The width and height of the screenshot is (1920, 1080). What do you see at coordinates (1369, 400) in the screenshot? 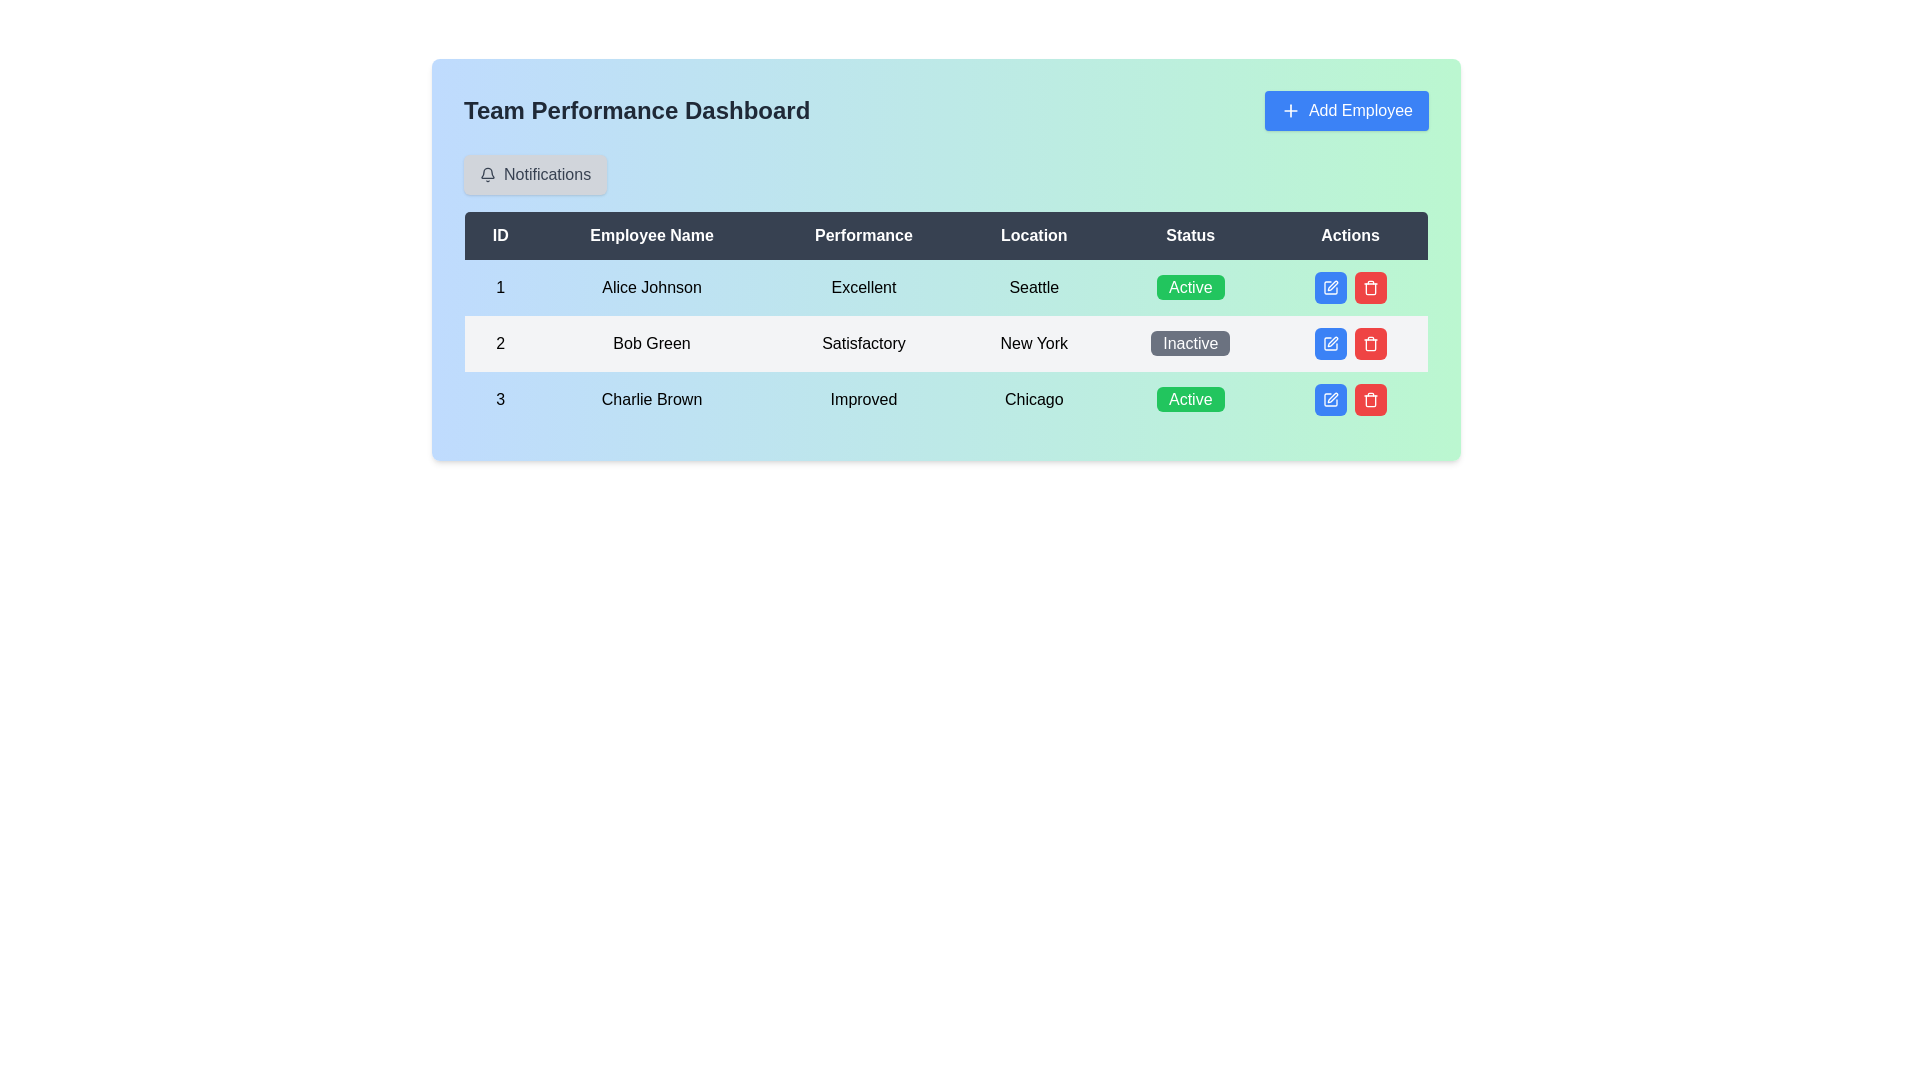
I see `the trash bin icon with a red background located in the button group on the rightmost side of the row for 'Bob Green'` at bounding box center [1369, 400].